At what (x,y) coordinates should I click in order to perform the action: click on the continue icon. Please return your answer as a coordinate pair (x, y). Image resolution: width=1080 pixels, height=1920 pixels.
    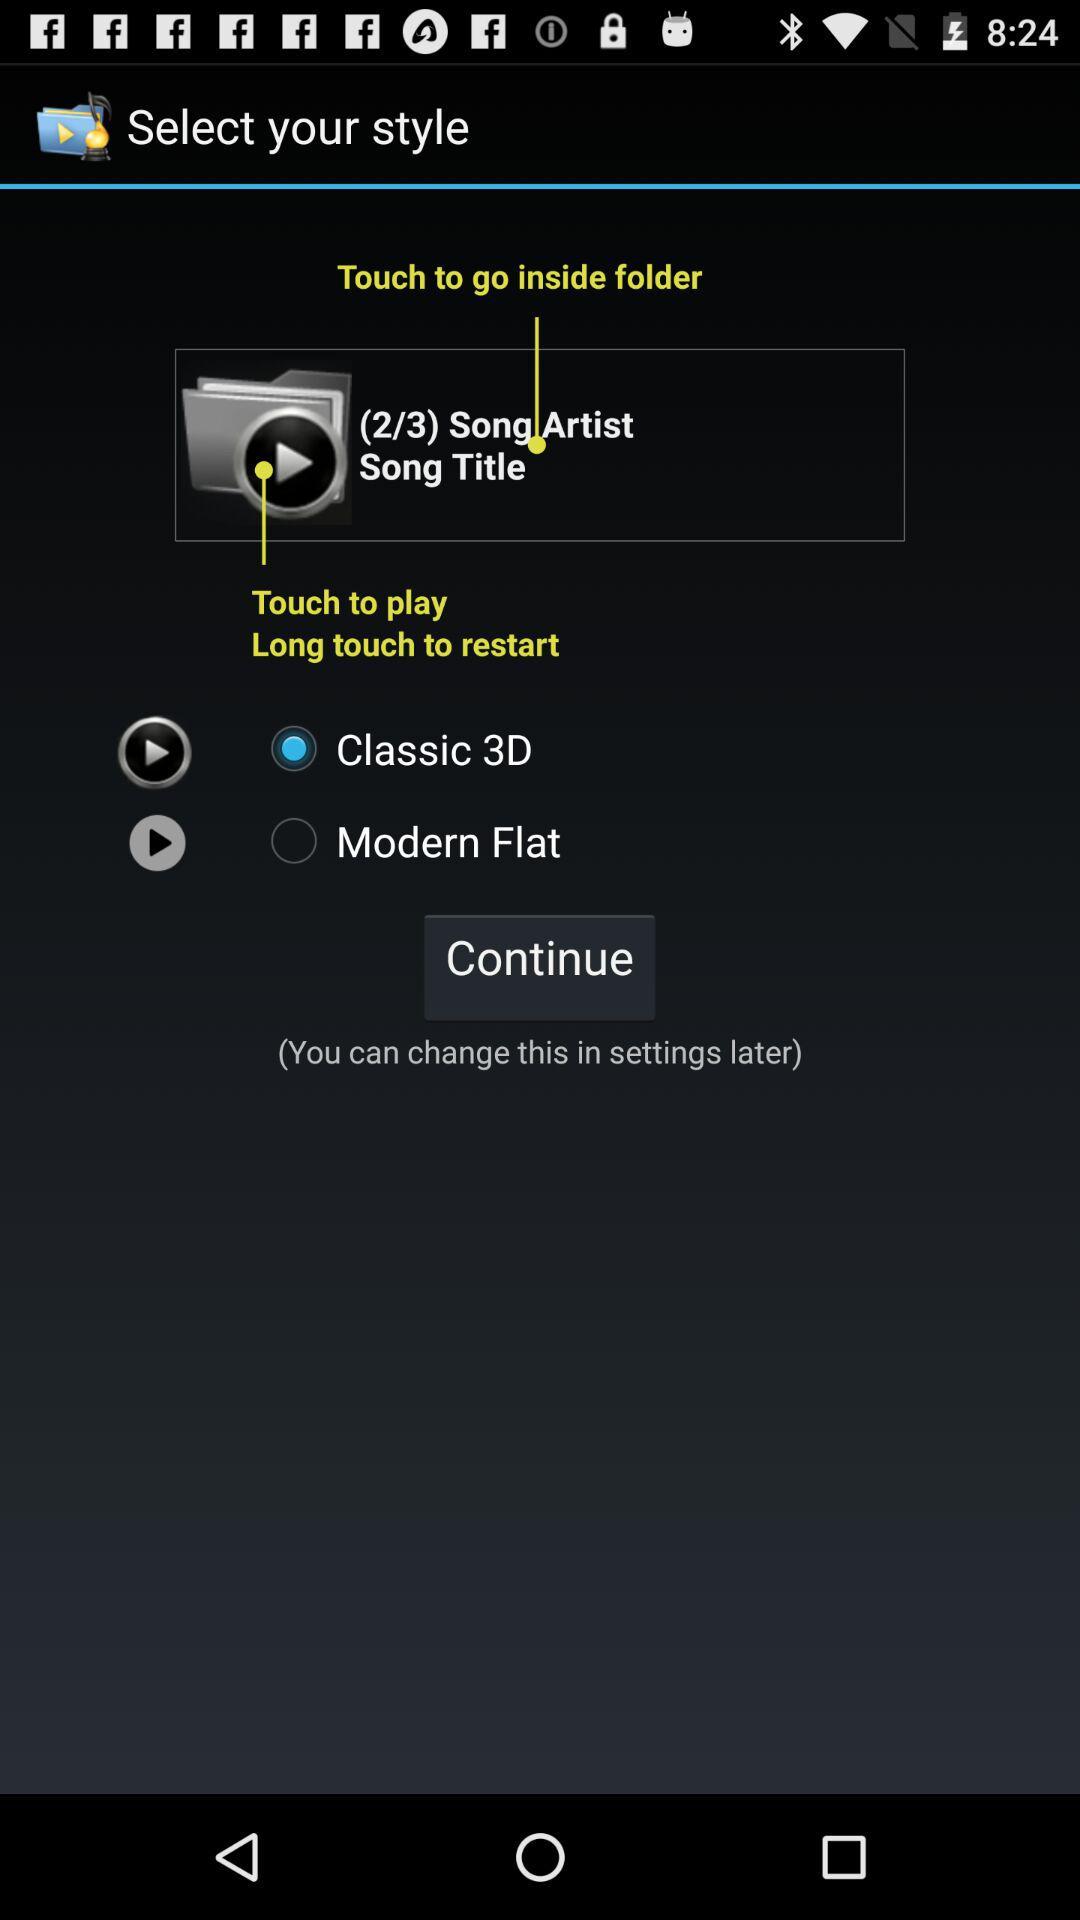
    Looking at the image, I should click on (538, 966).